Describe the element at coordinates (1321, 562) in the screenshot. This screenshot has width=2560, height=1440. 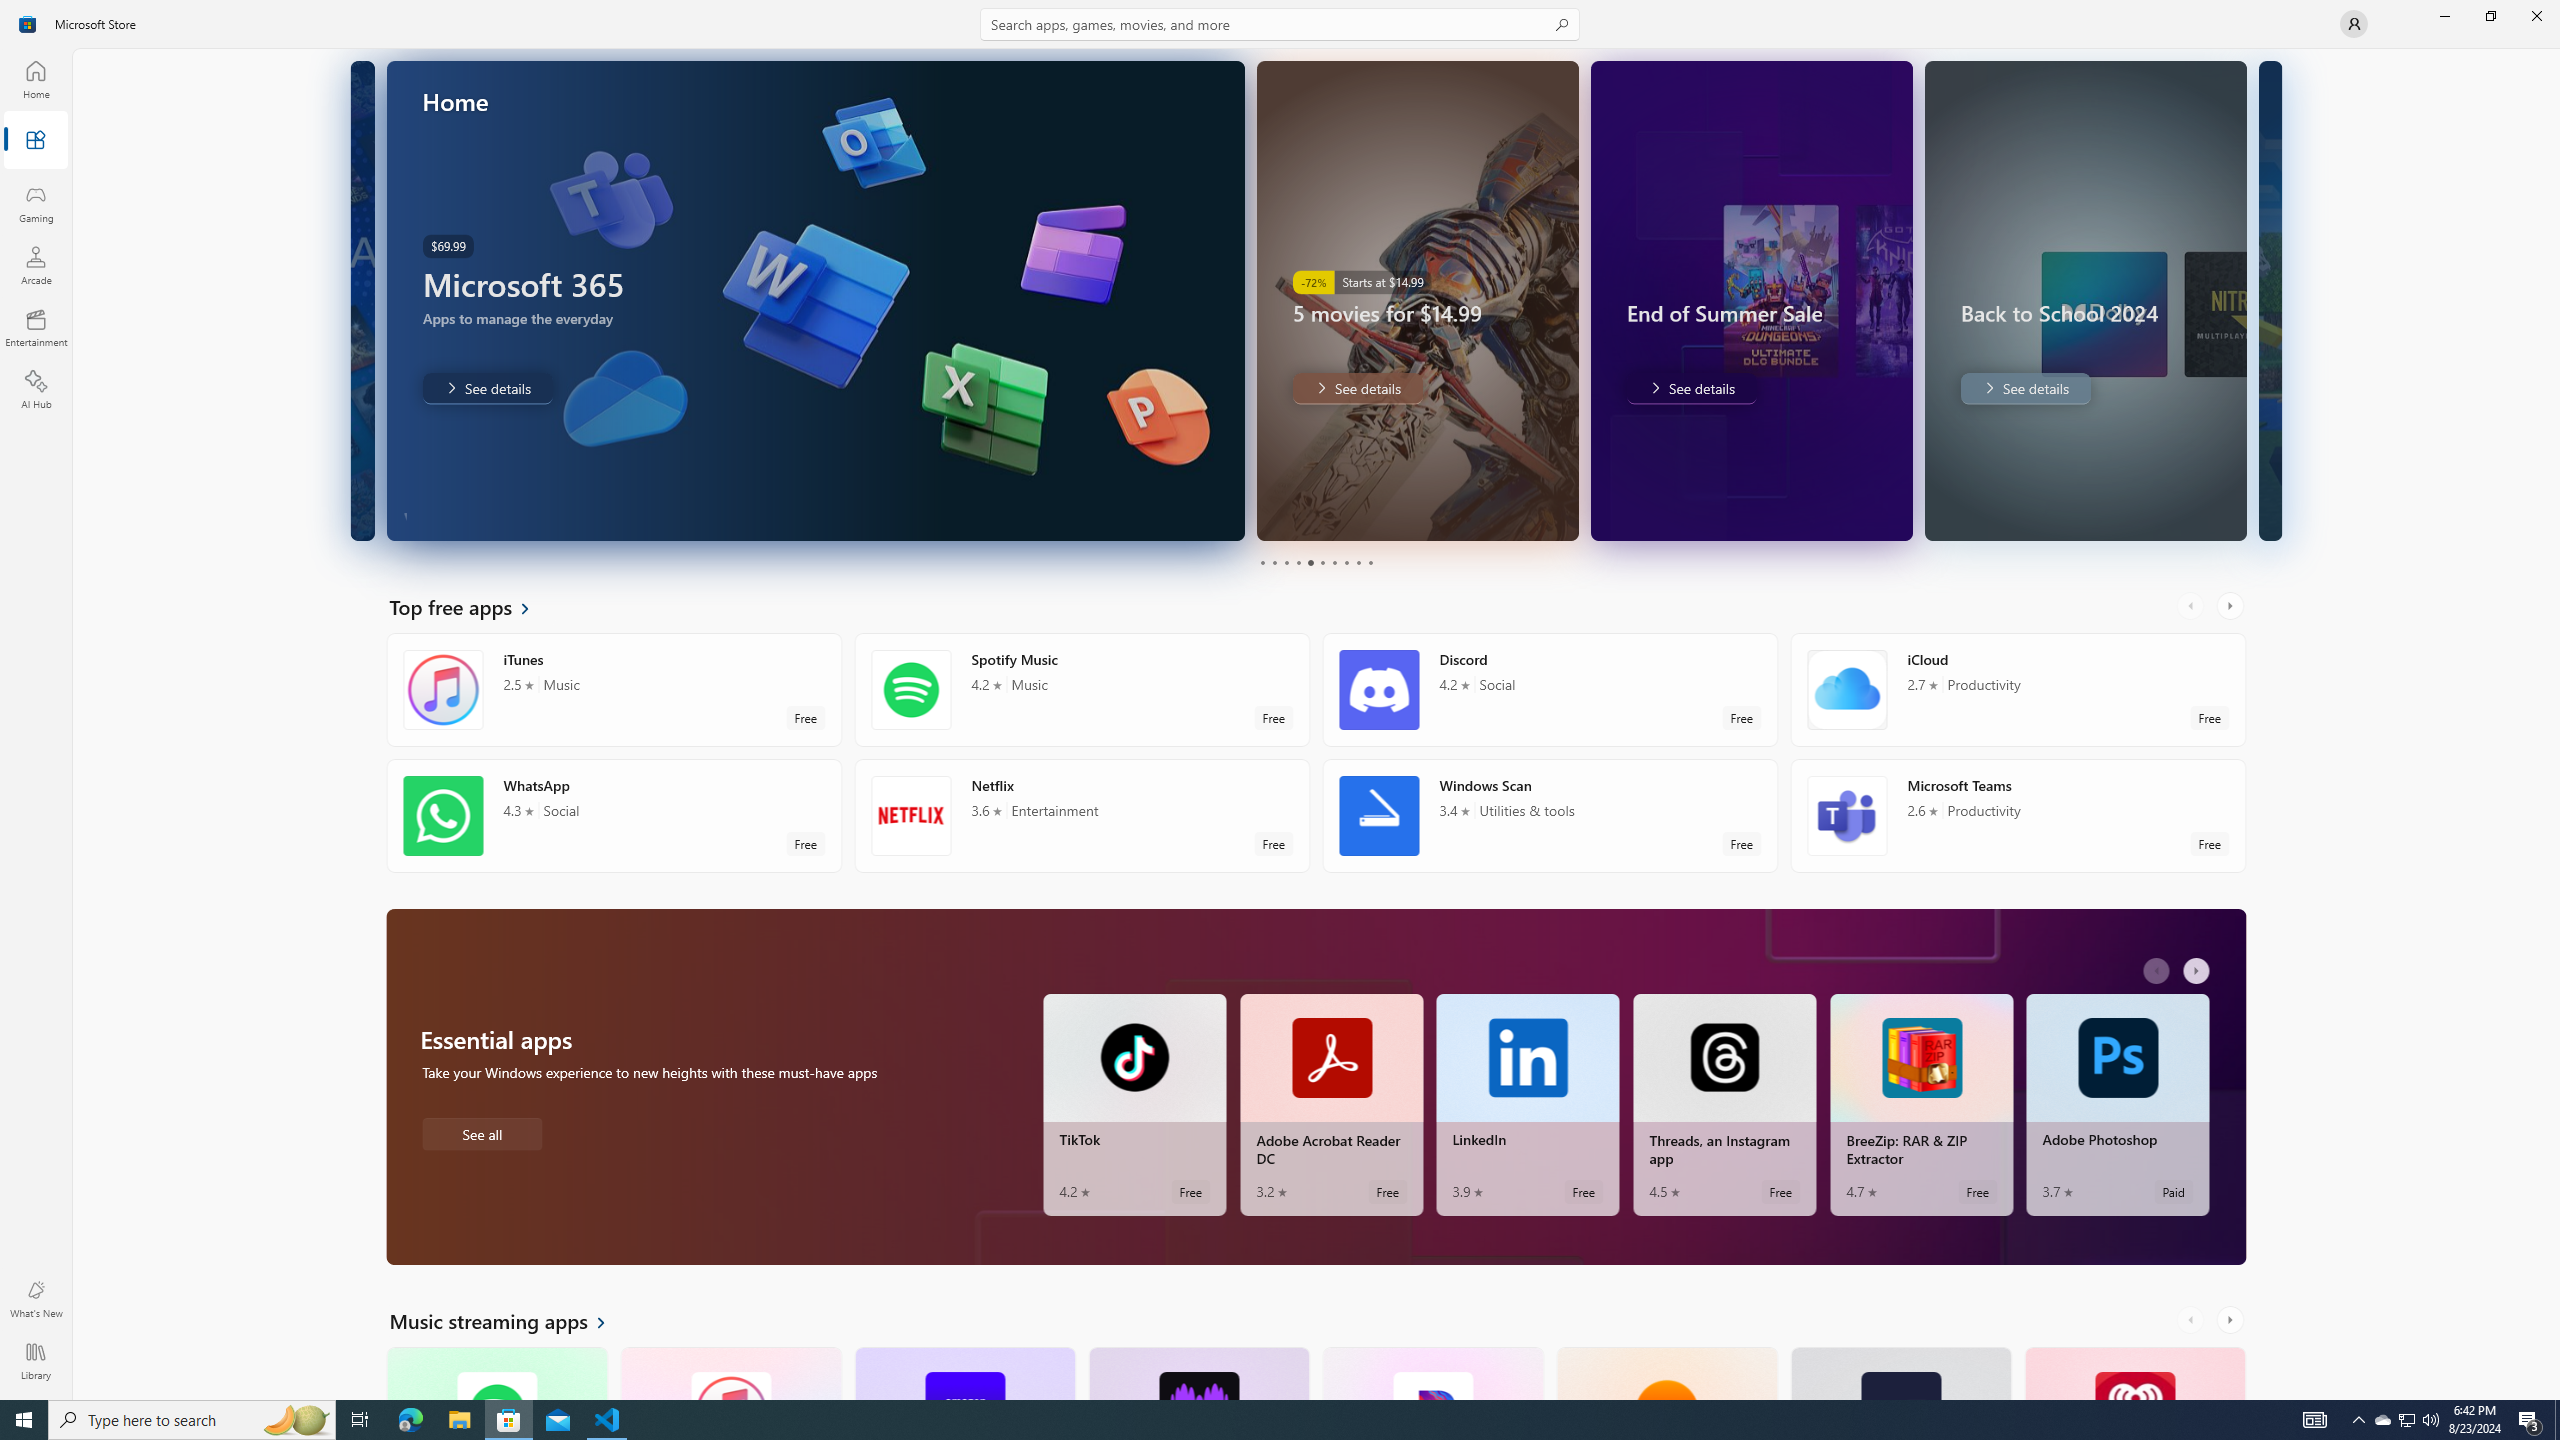
I see `'Page 6'` at that location.